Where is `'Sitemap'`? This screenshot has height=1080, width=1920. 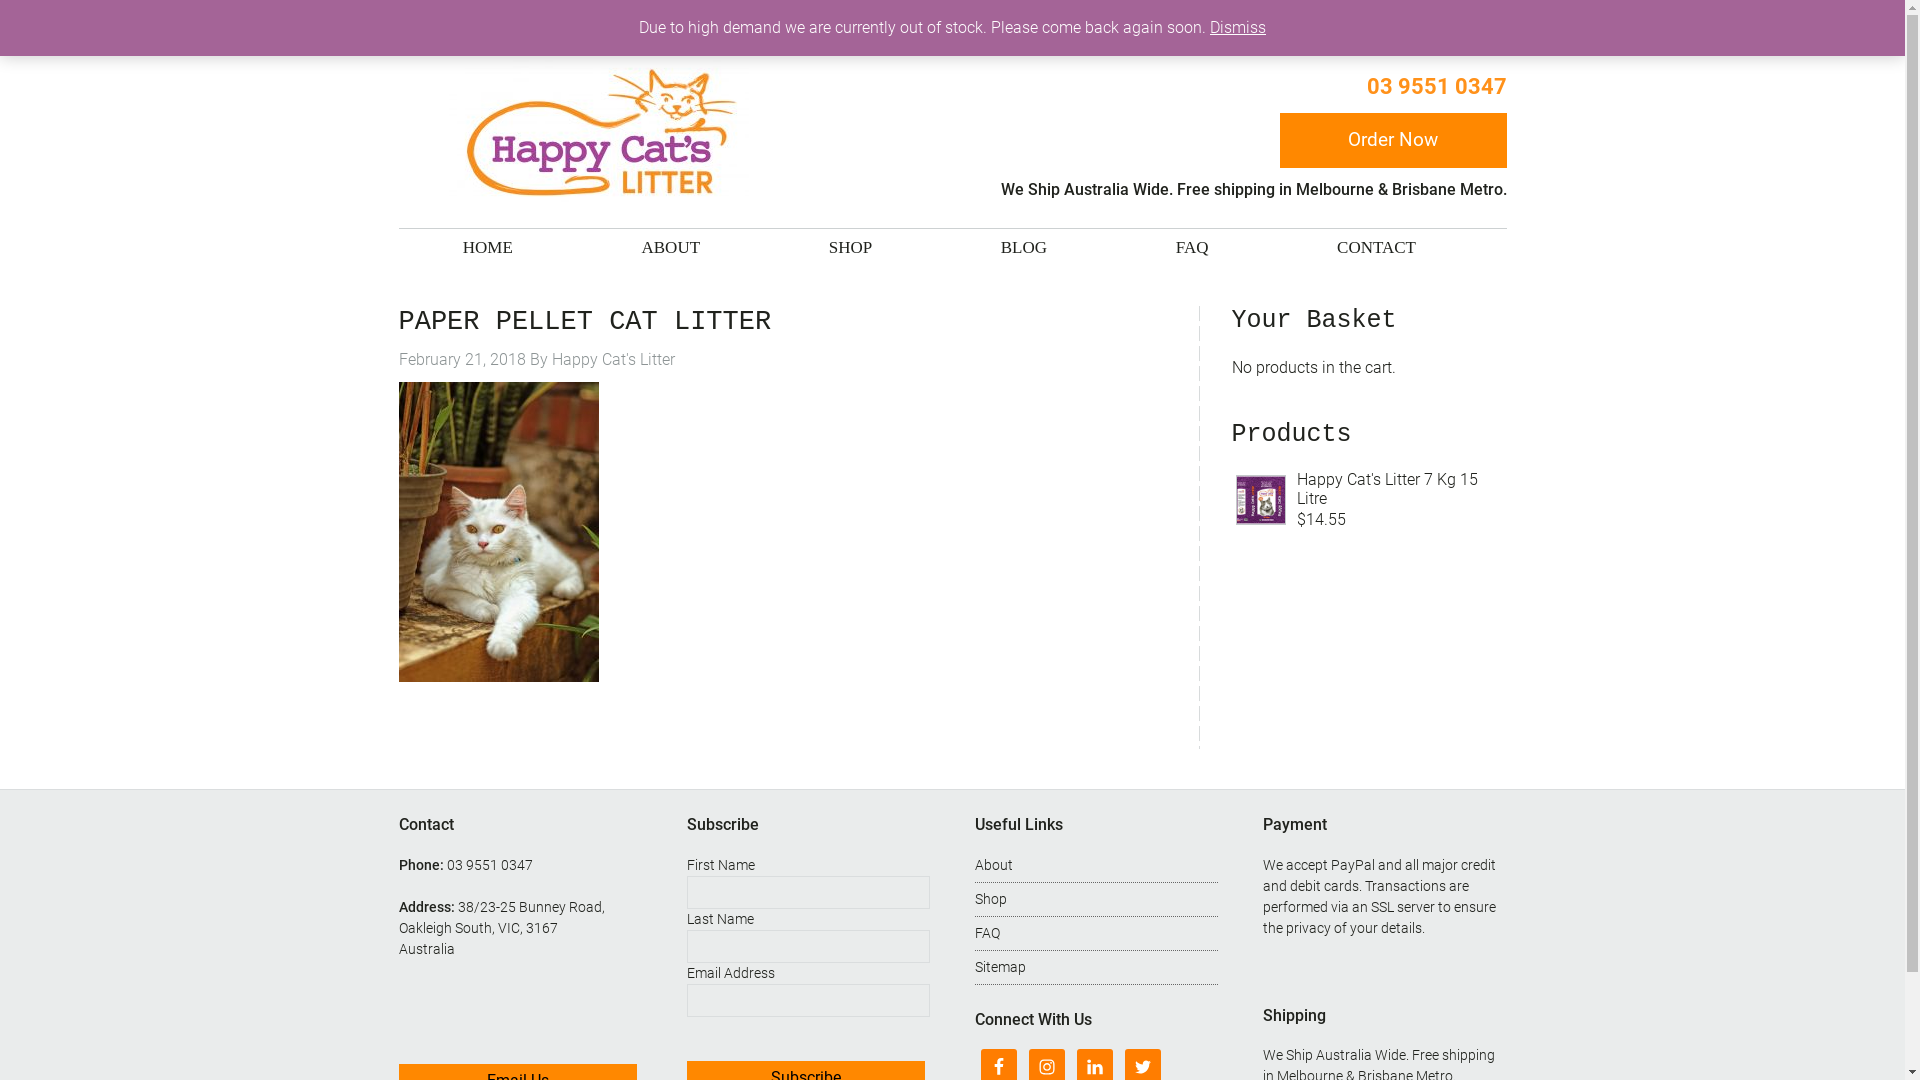 'Sitemap' is located at coordinates (1000, 966).